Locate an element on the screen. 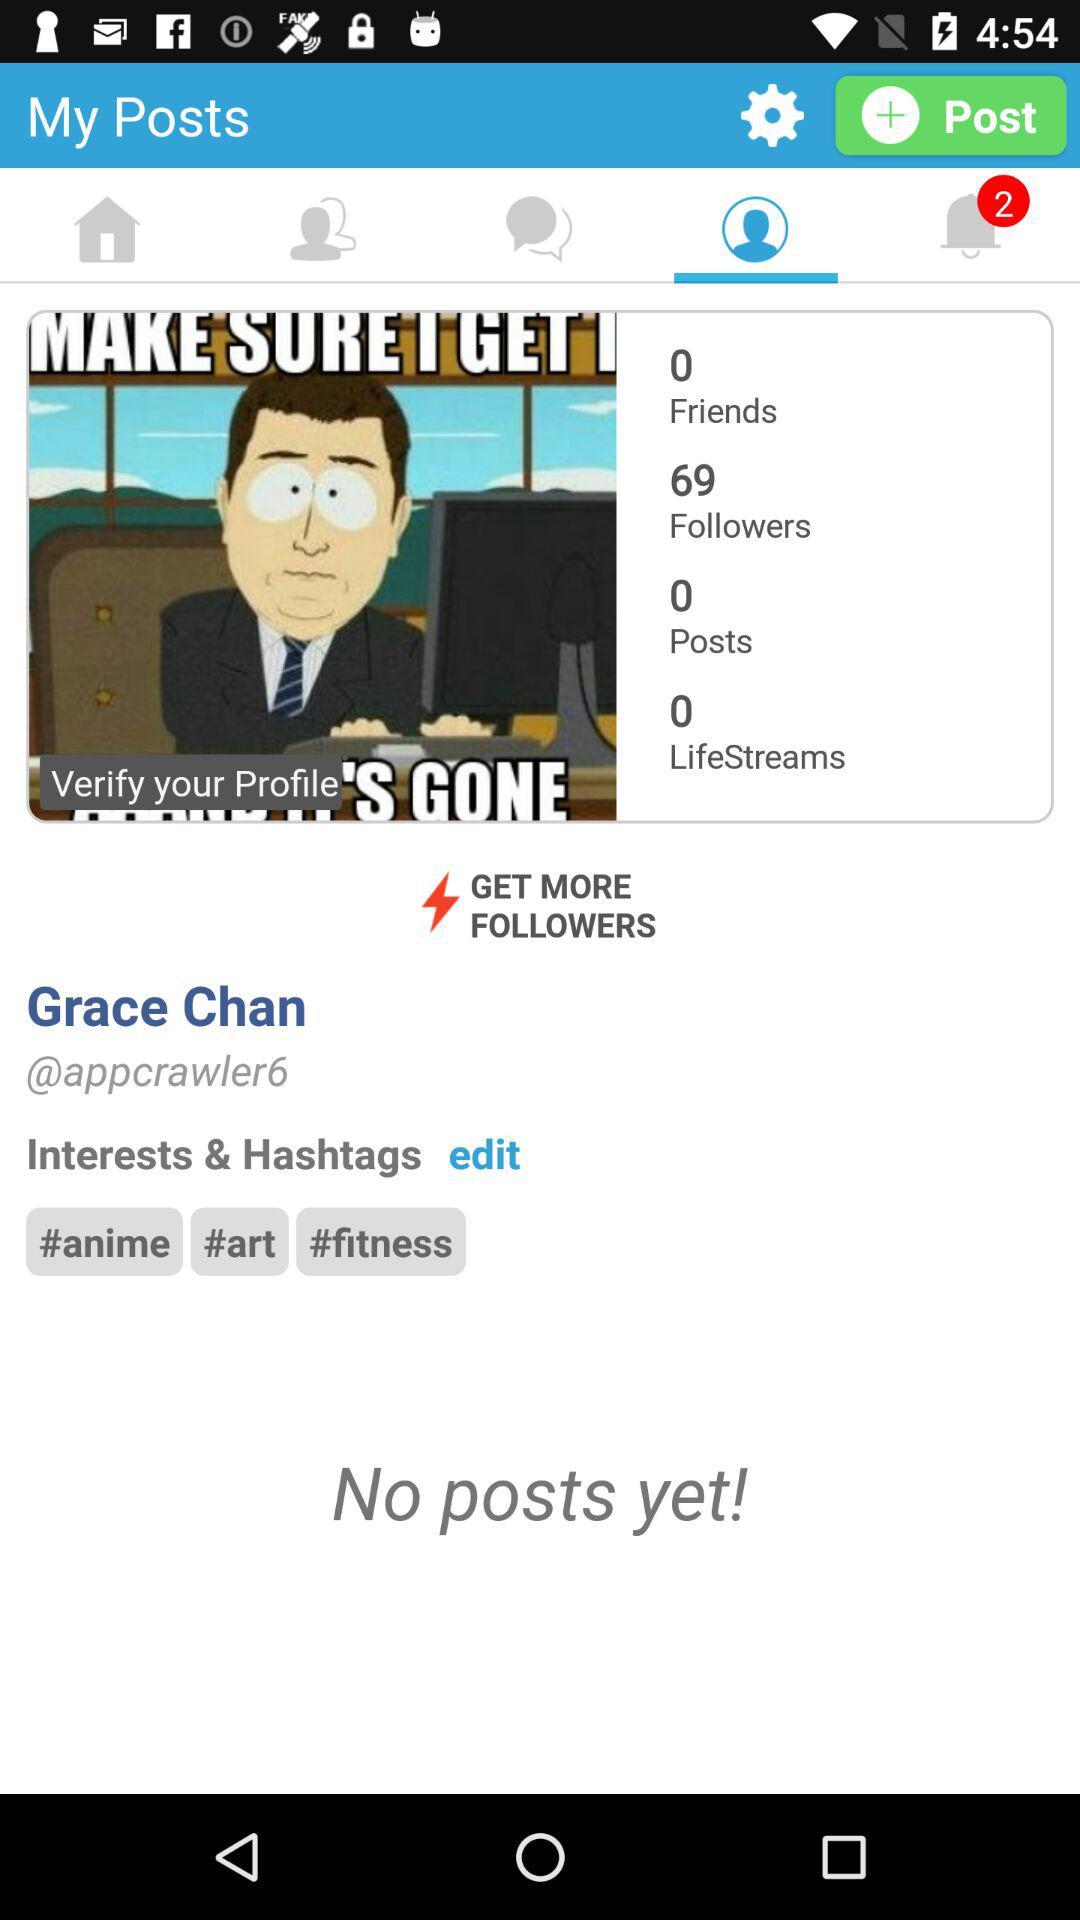 The image size is (1080, 1920). icon next to 0 is located at coordinates (320, 565).